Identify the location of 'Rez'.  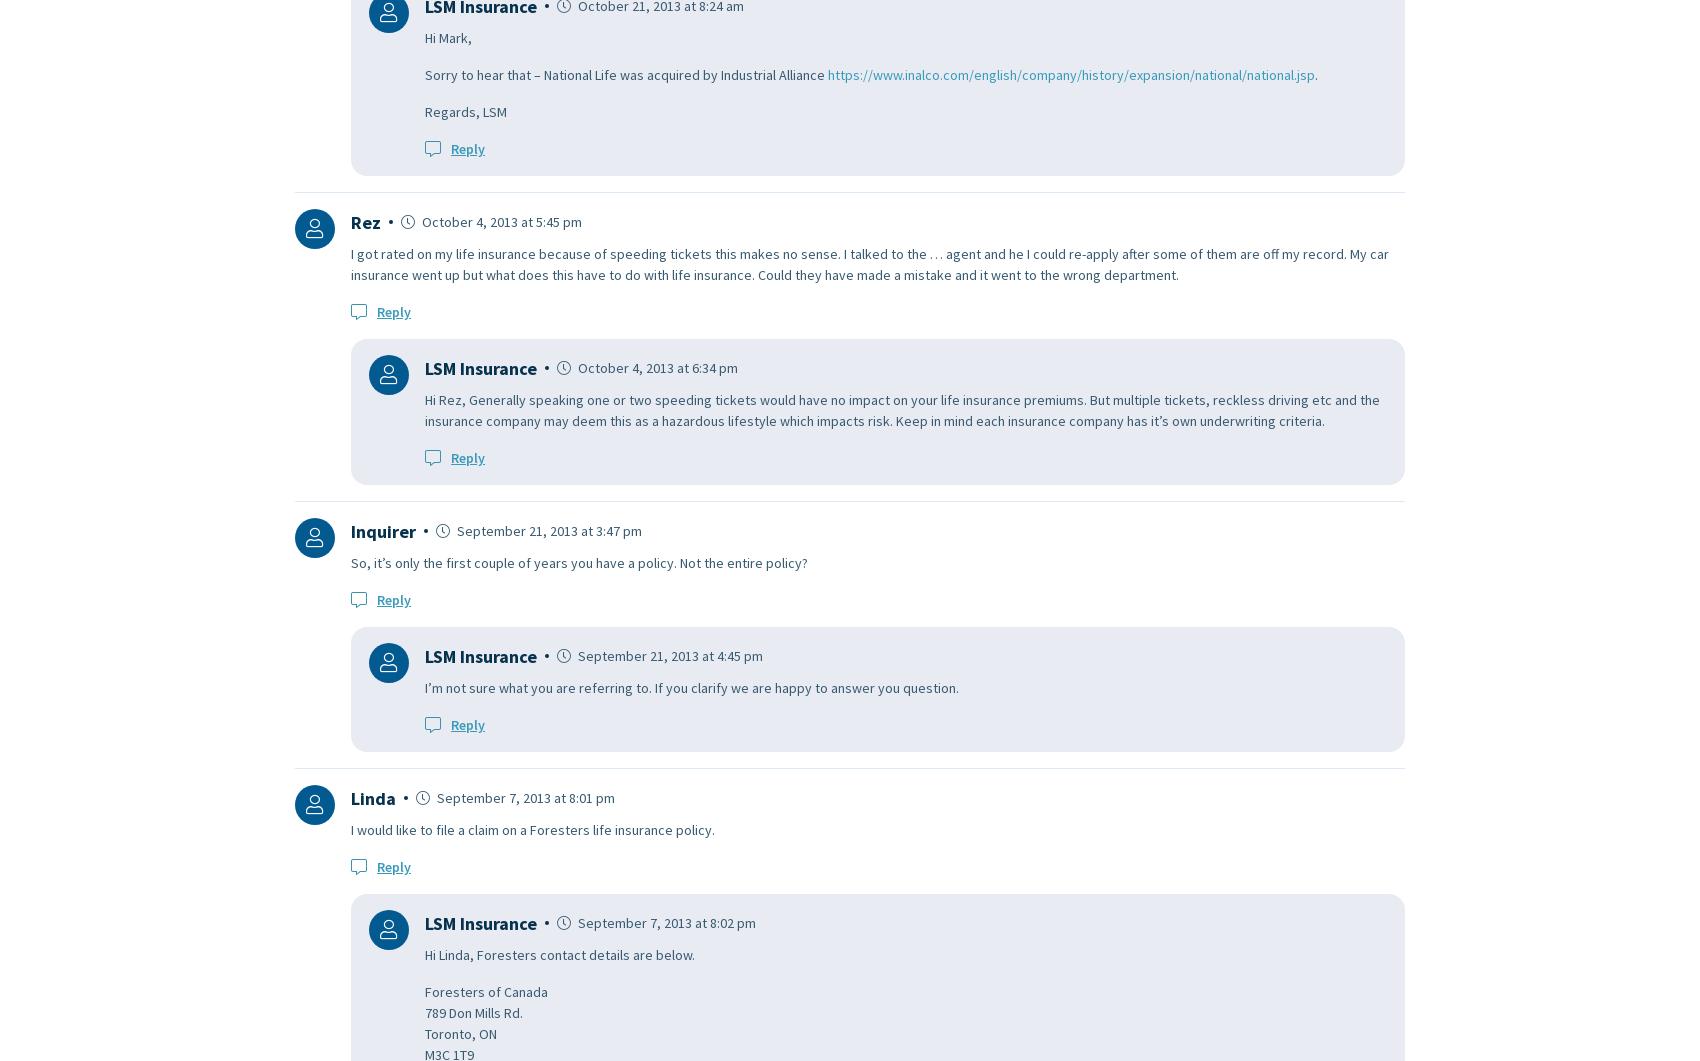
(365, 220).